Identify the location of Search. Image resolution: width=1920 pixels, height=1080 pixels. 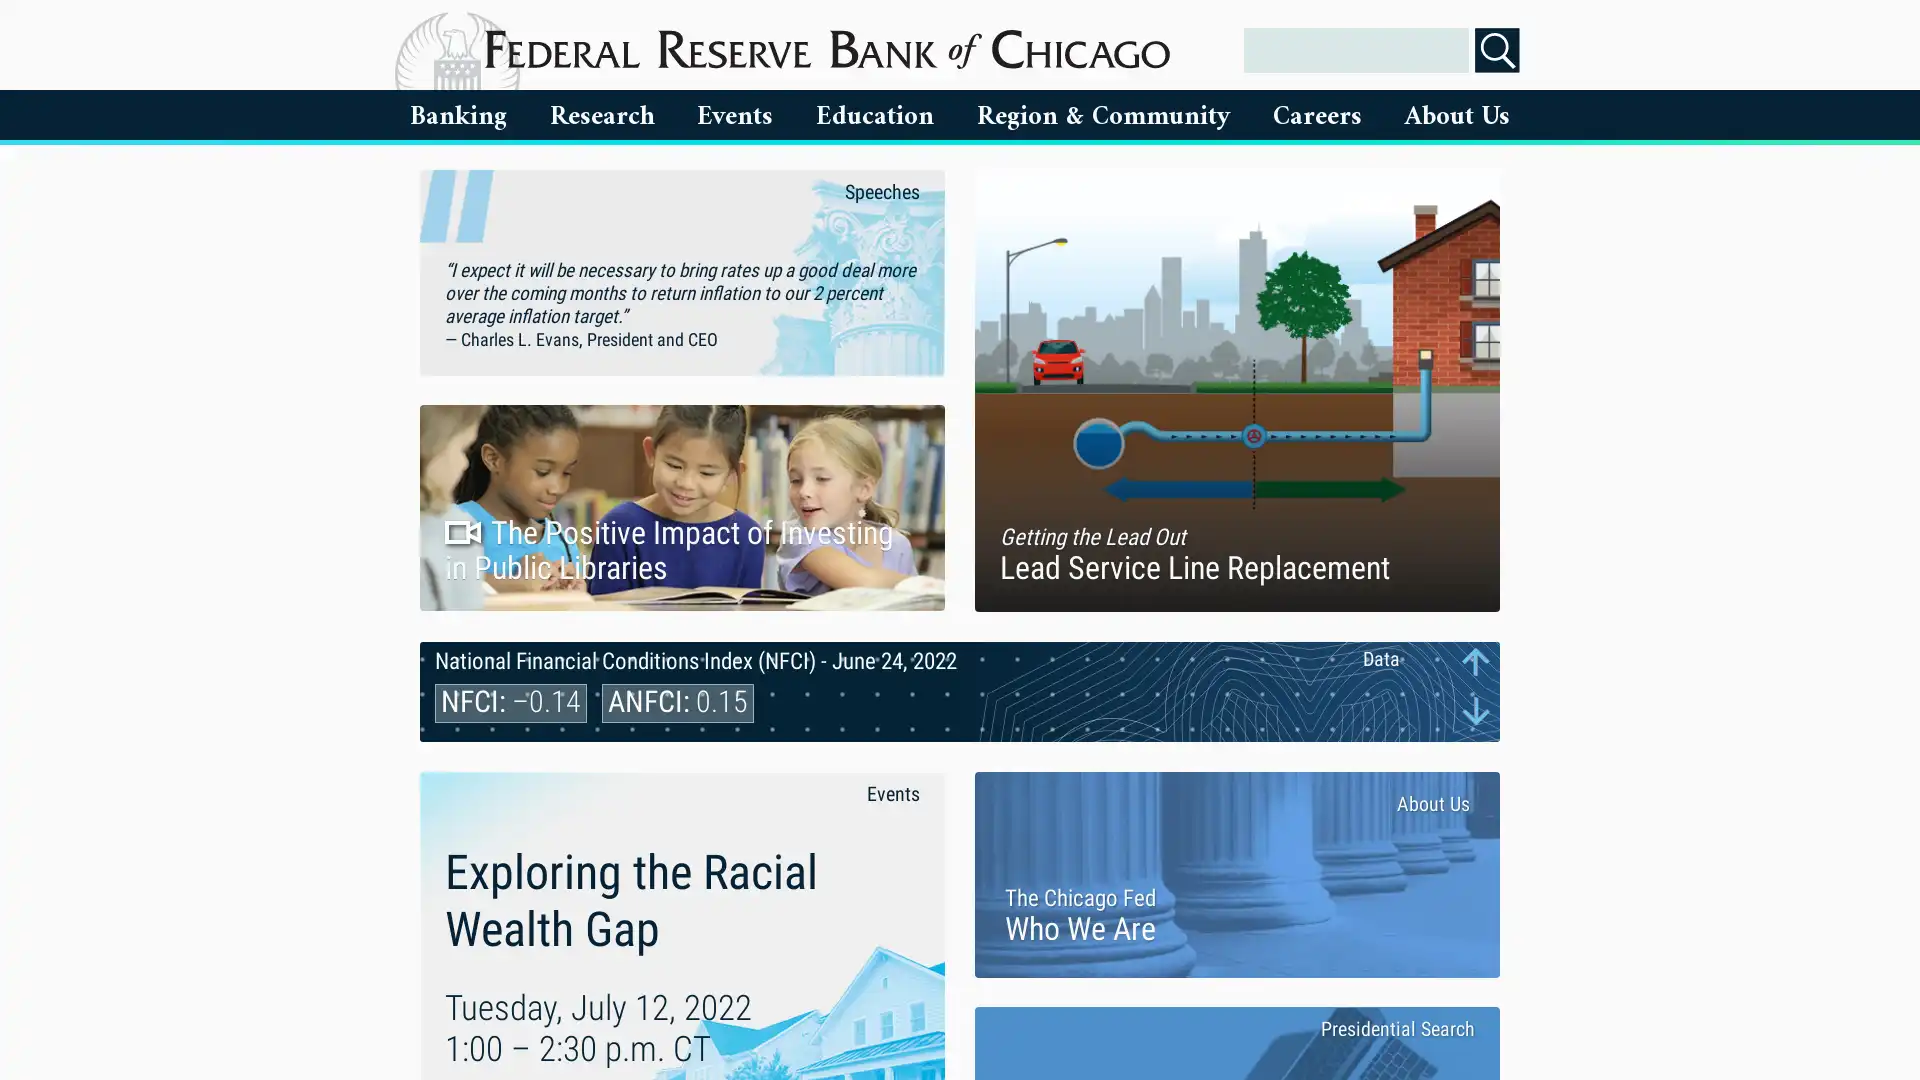
(1497, 49).